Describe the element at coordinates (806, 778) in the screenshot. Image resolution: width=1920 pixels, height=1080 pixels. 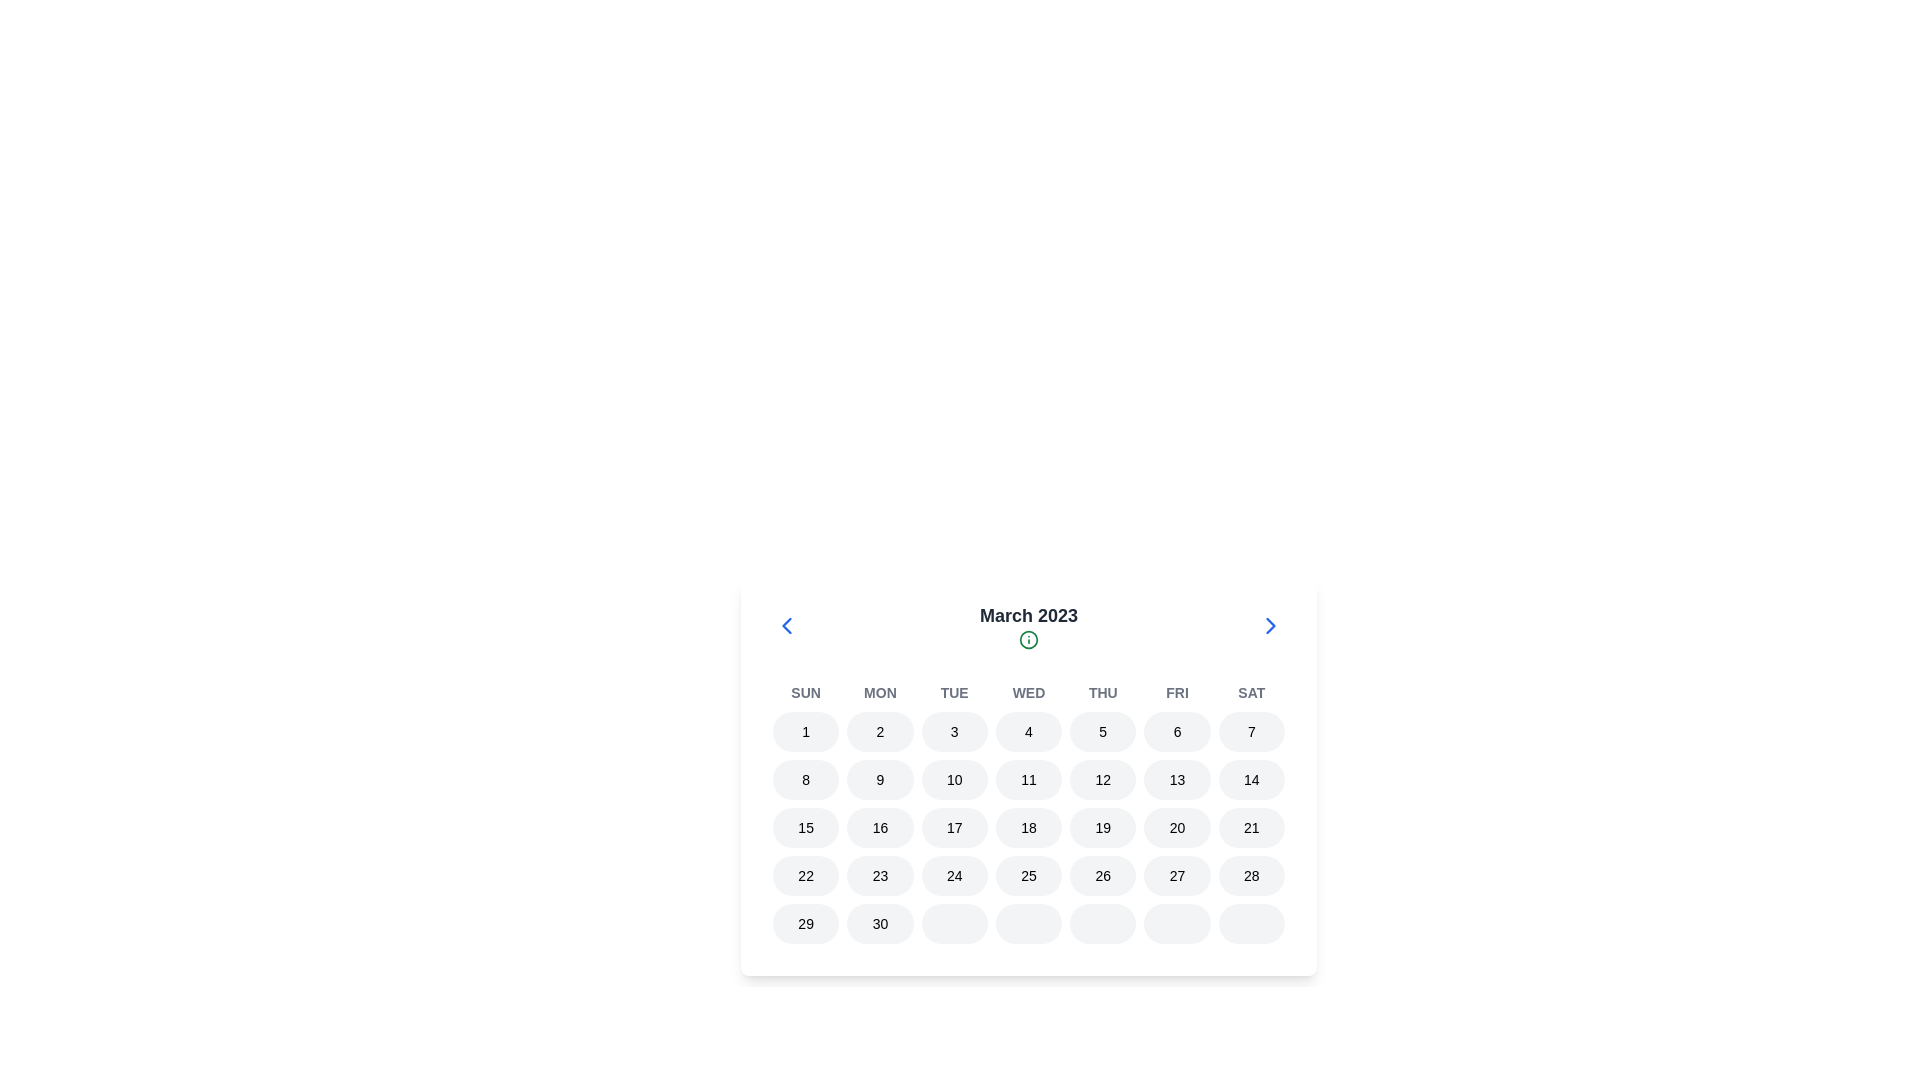
I see `the button representing the date '8' in the current calendar view` at that location.